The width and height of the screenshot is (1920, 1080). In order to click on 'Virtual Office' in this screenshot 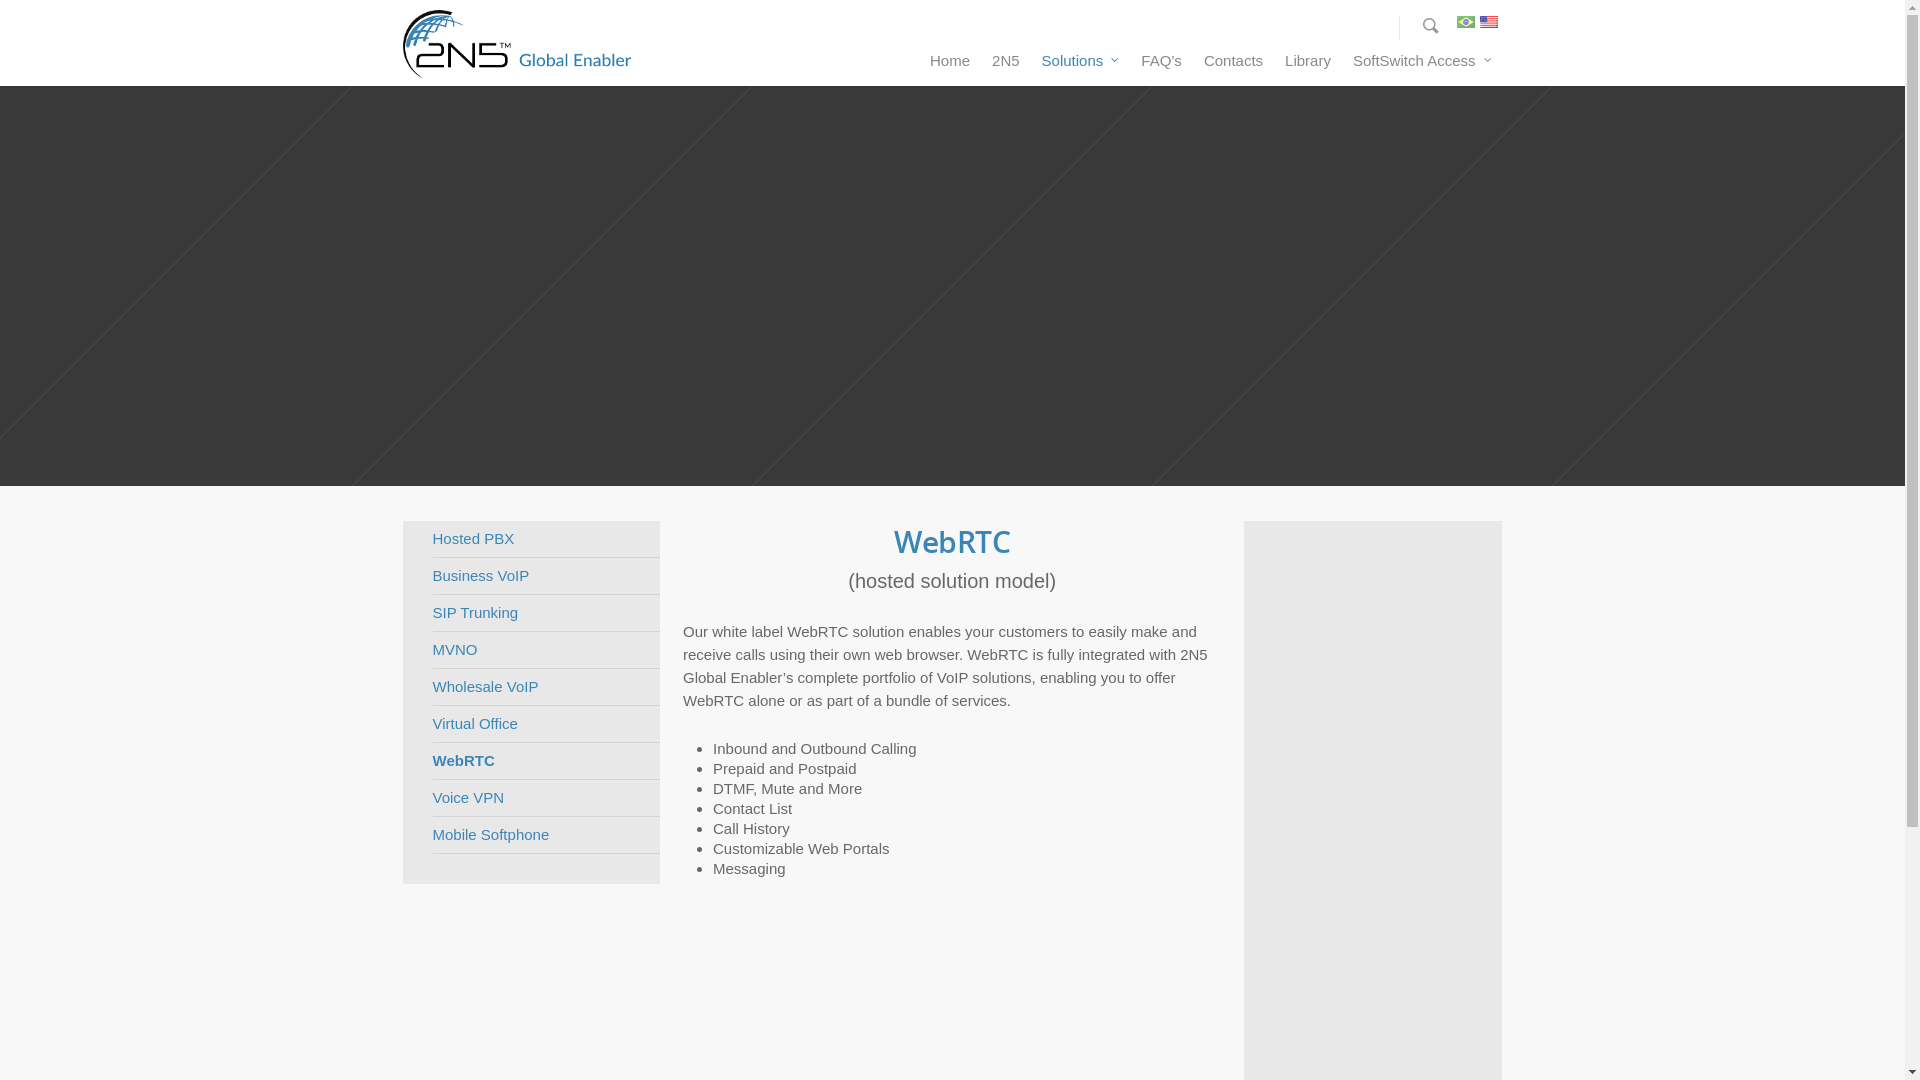, I will do `click(545, 724)`.